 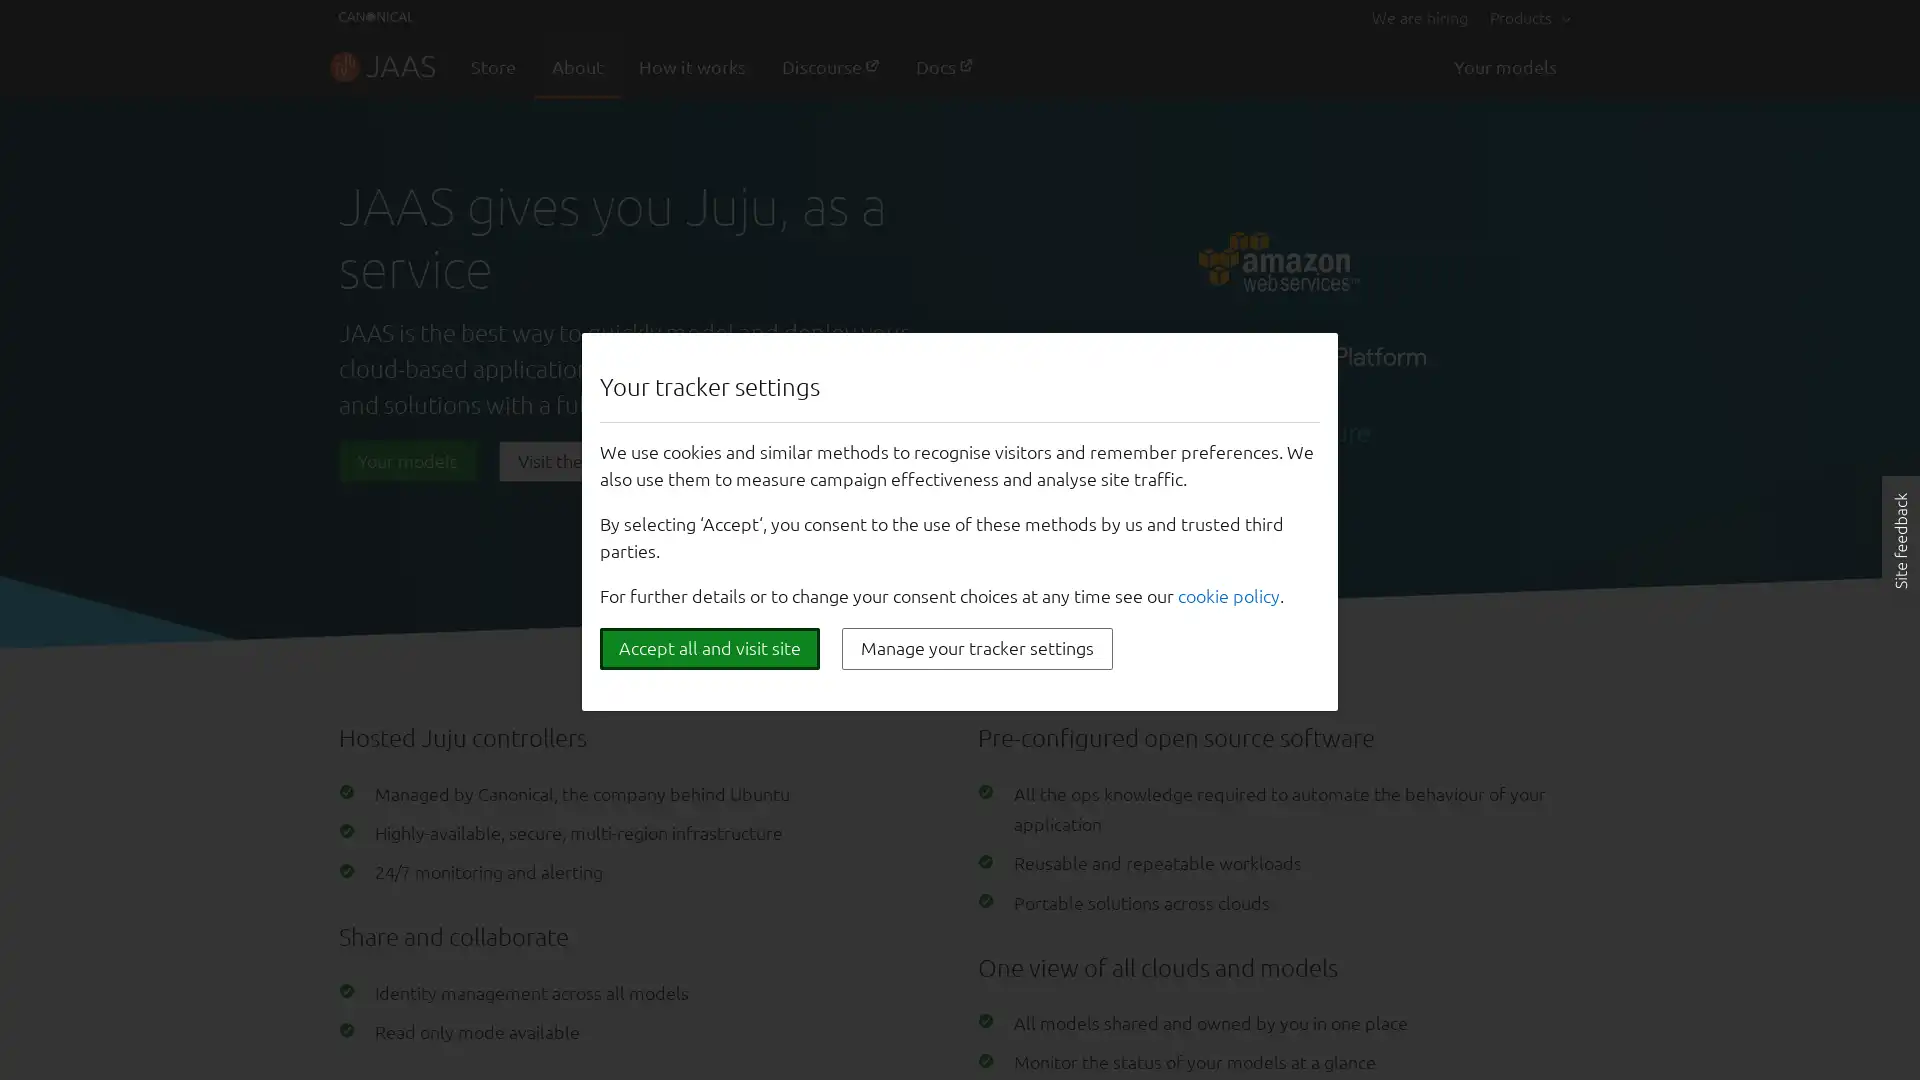 What do you see at coordinates (977, 648) in the screenshot?
I see `Manage your tracker settings` at bounding box center [977, 648].